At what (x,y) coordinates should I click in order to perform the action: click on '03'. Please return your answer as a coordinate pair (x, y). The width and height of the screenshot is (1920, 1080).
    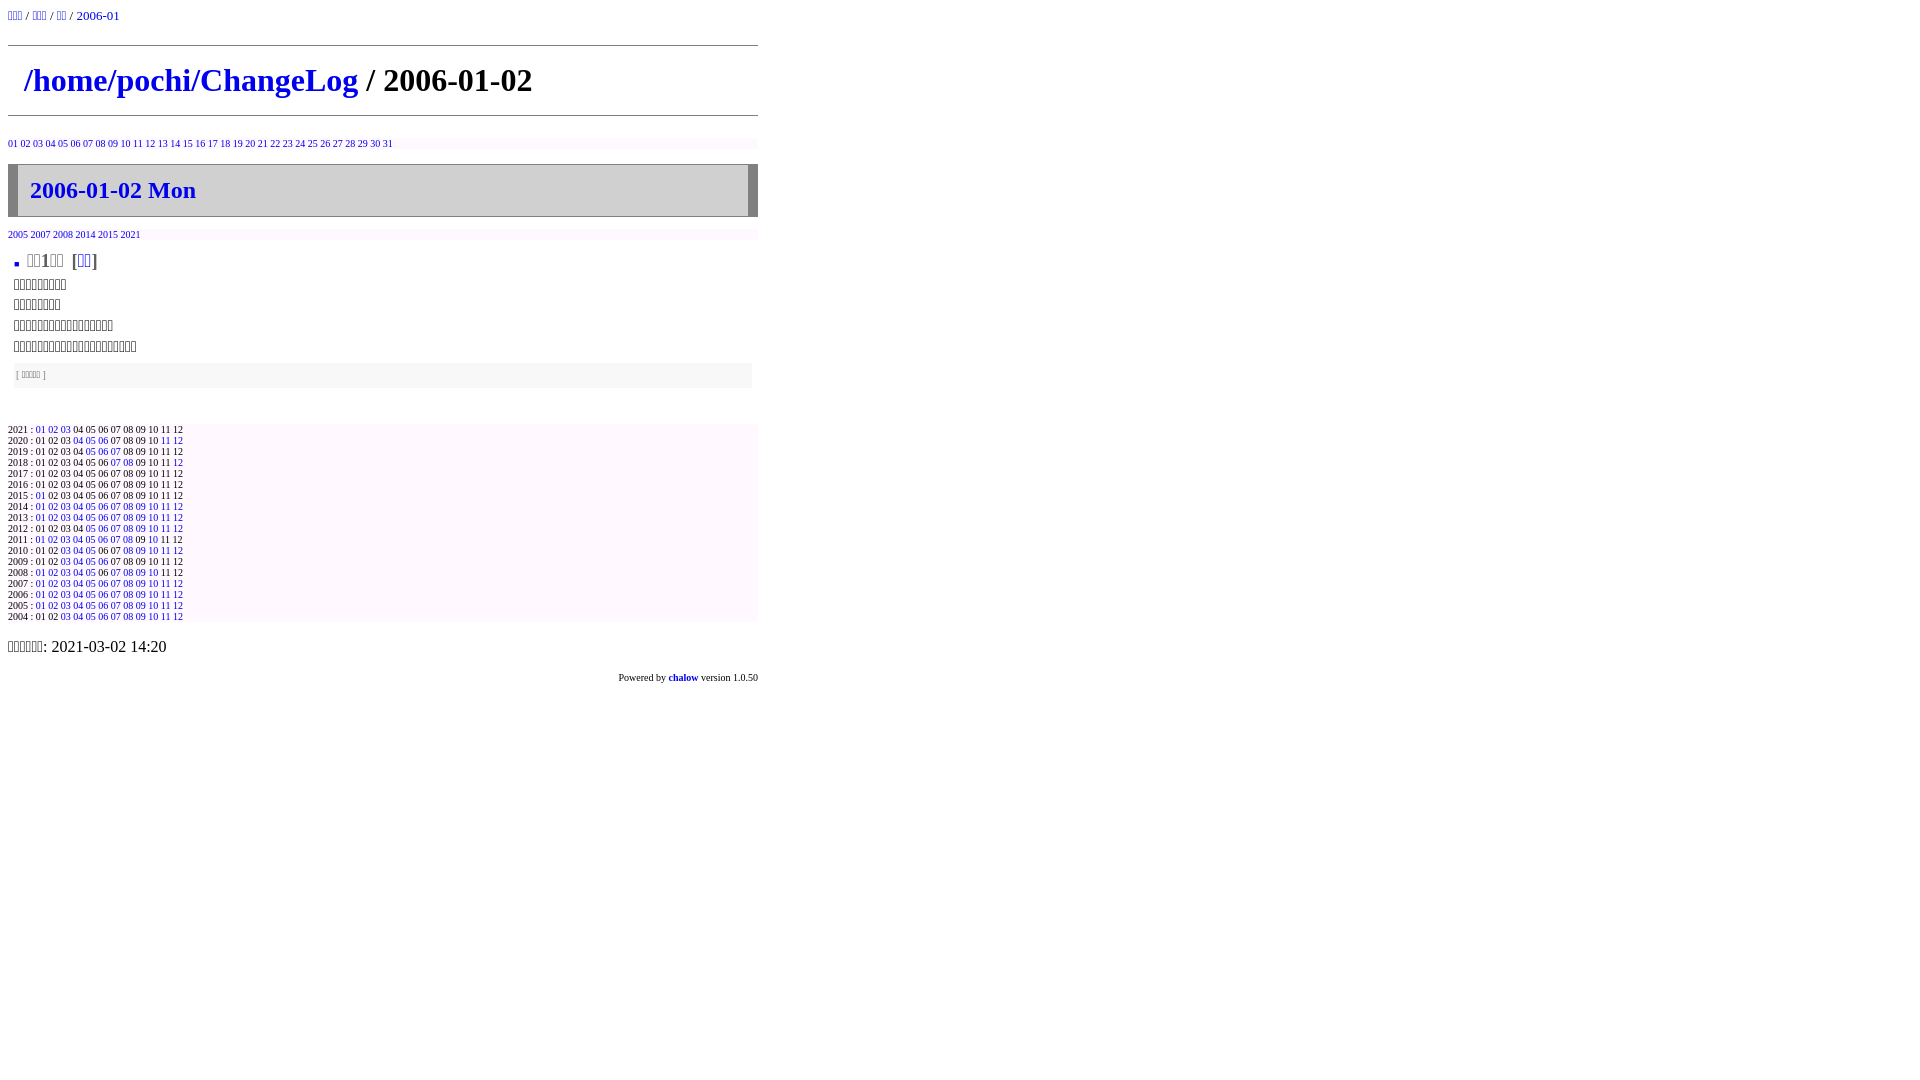
    Looking at the image, I should click on (66, 572).